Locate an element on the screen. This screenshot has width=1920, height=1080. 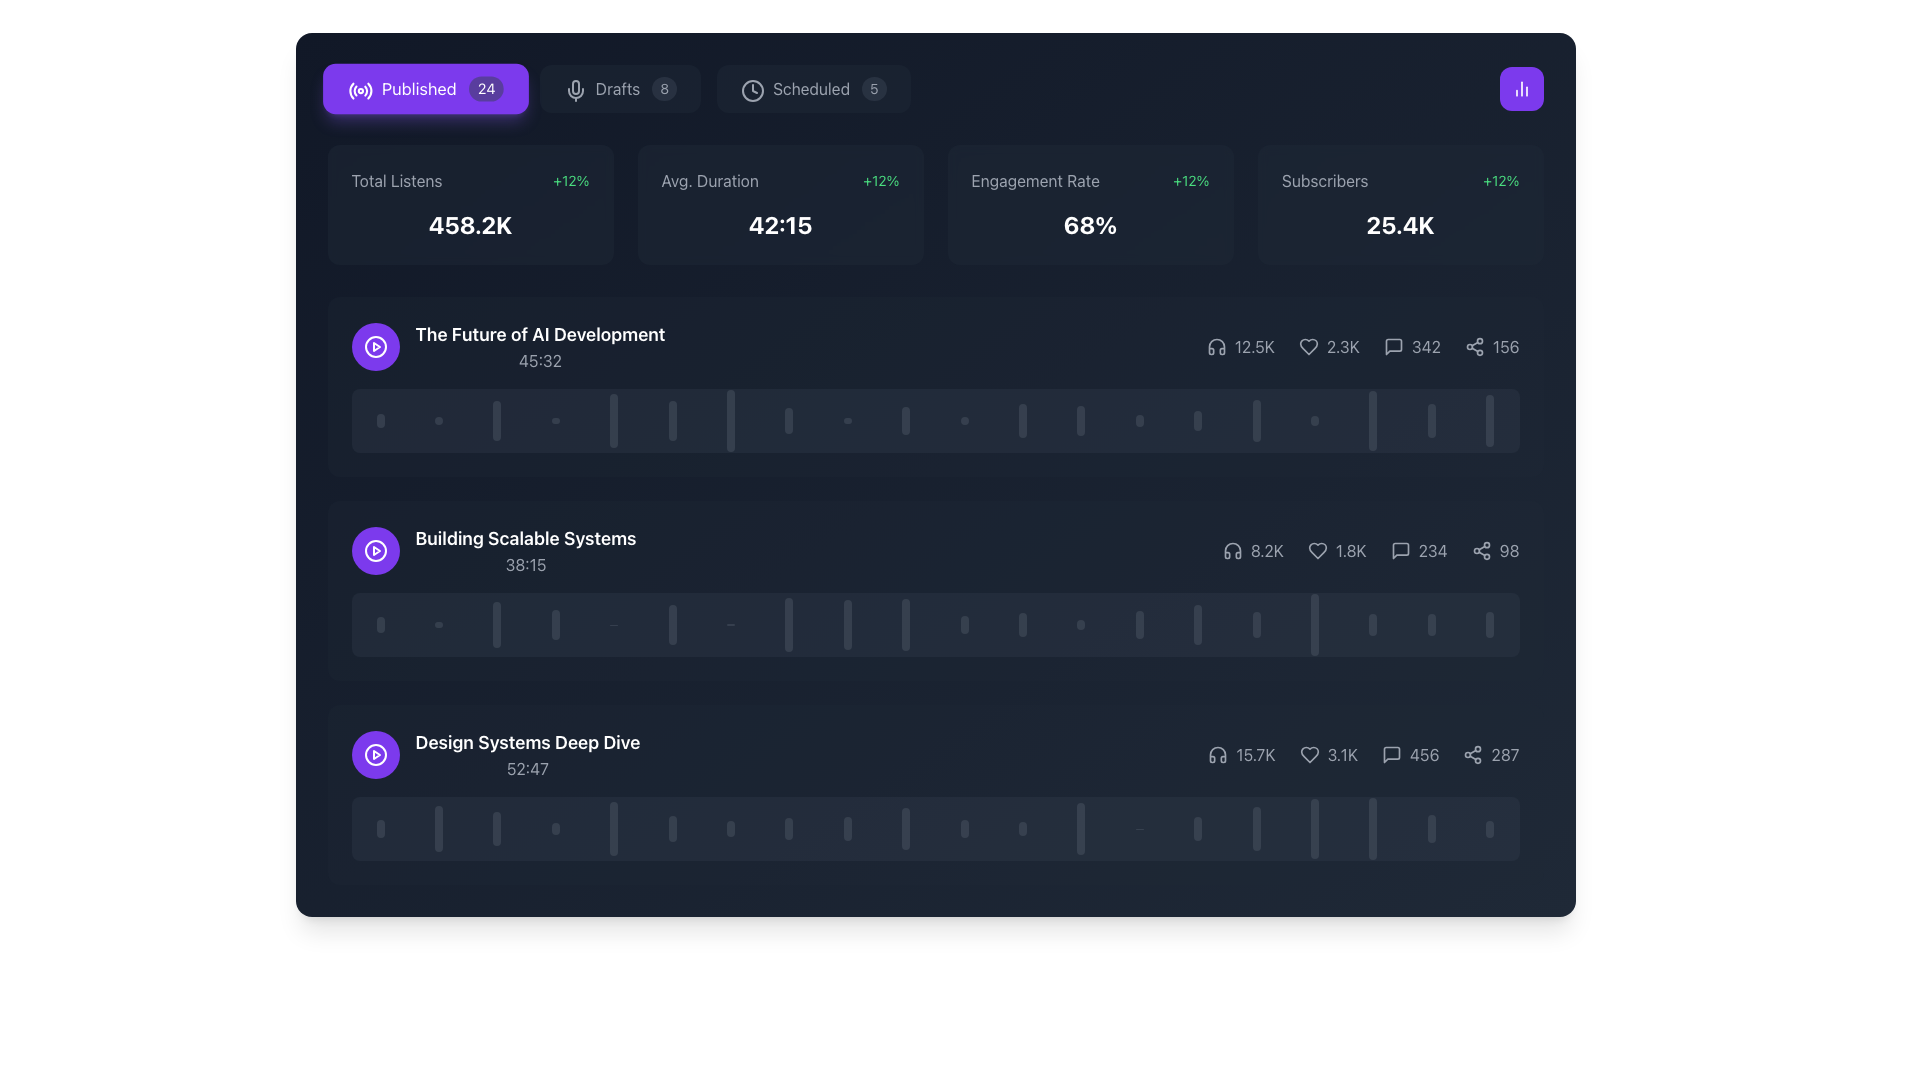
the Multi-statistic bar with icons located at the bottom of the third card labeled 'Design Systems Deep Dive' is located at coordinates (1362, 755).